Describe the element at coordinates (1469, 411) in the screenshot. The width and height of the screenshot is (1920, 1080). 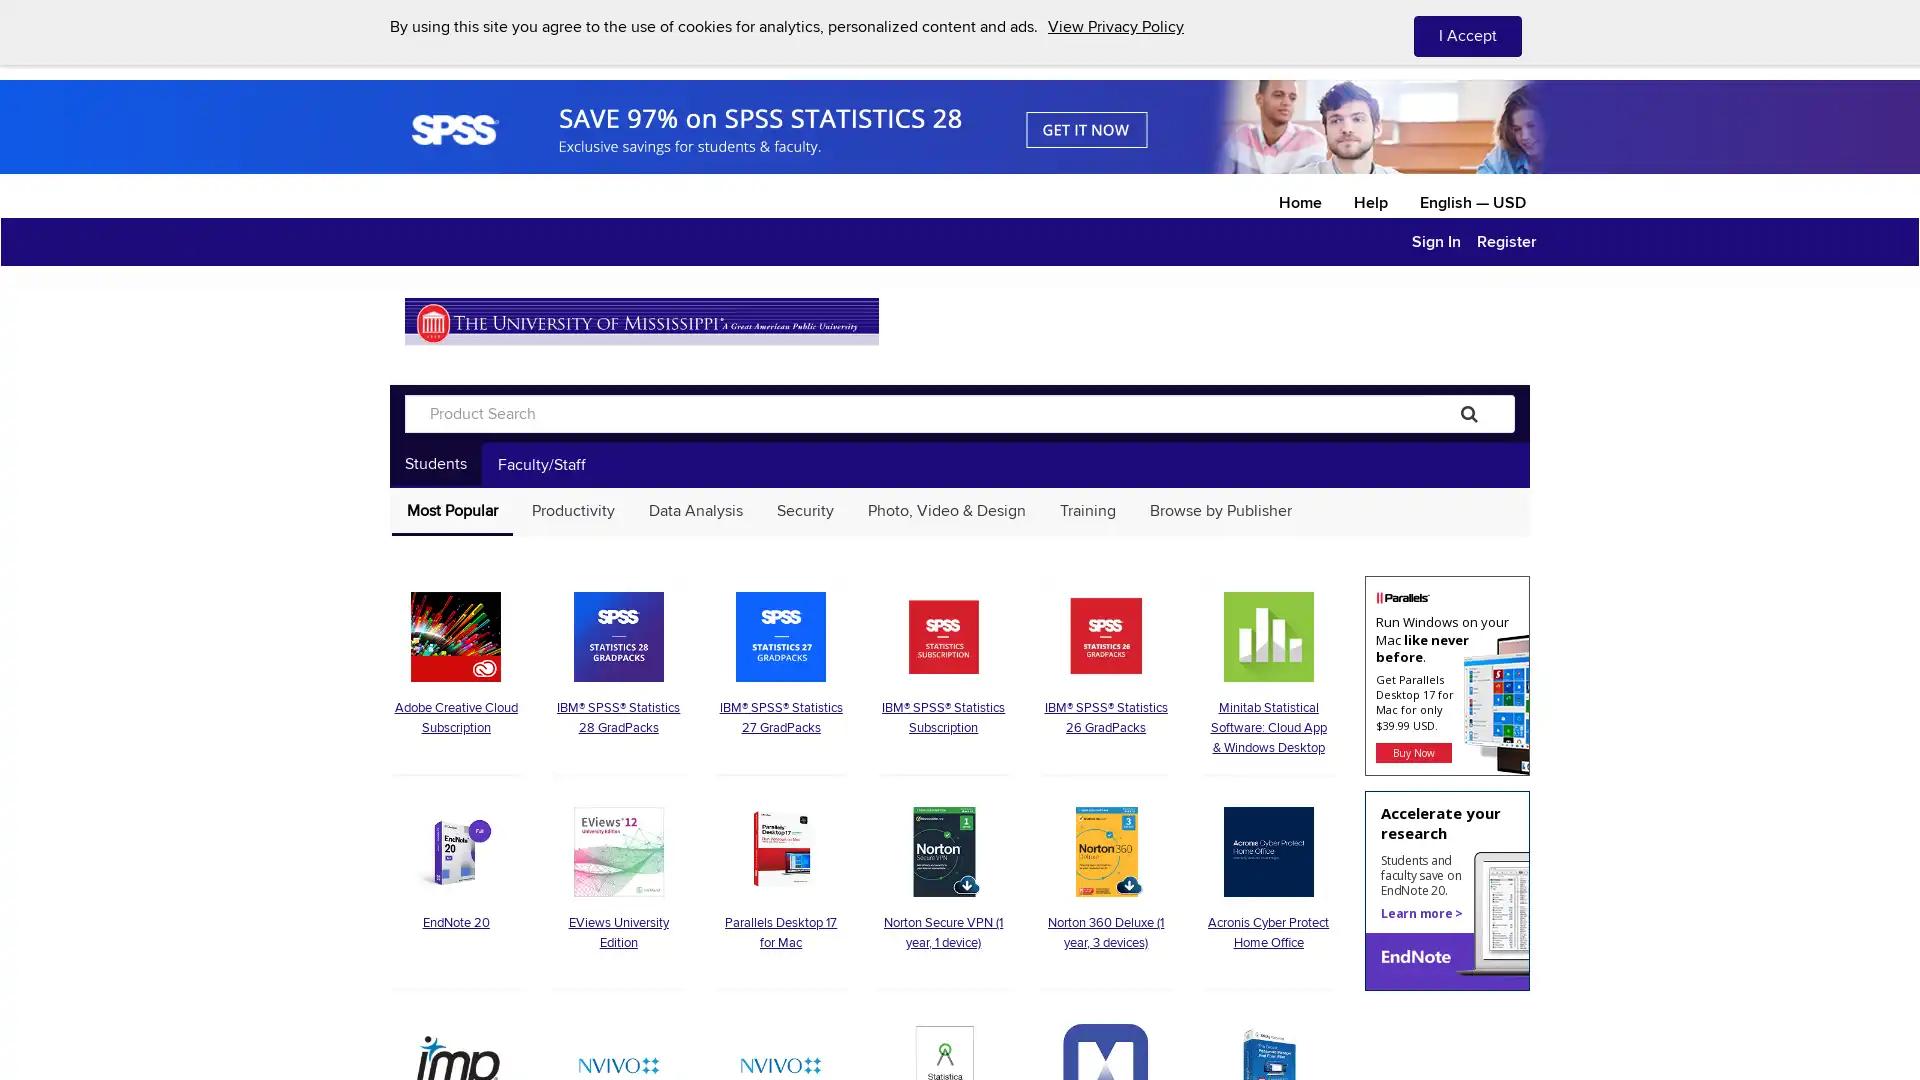
I see `Search` at that location.